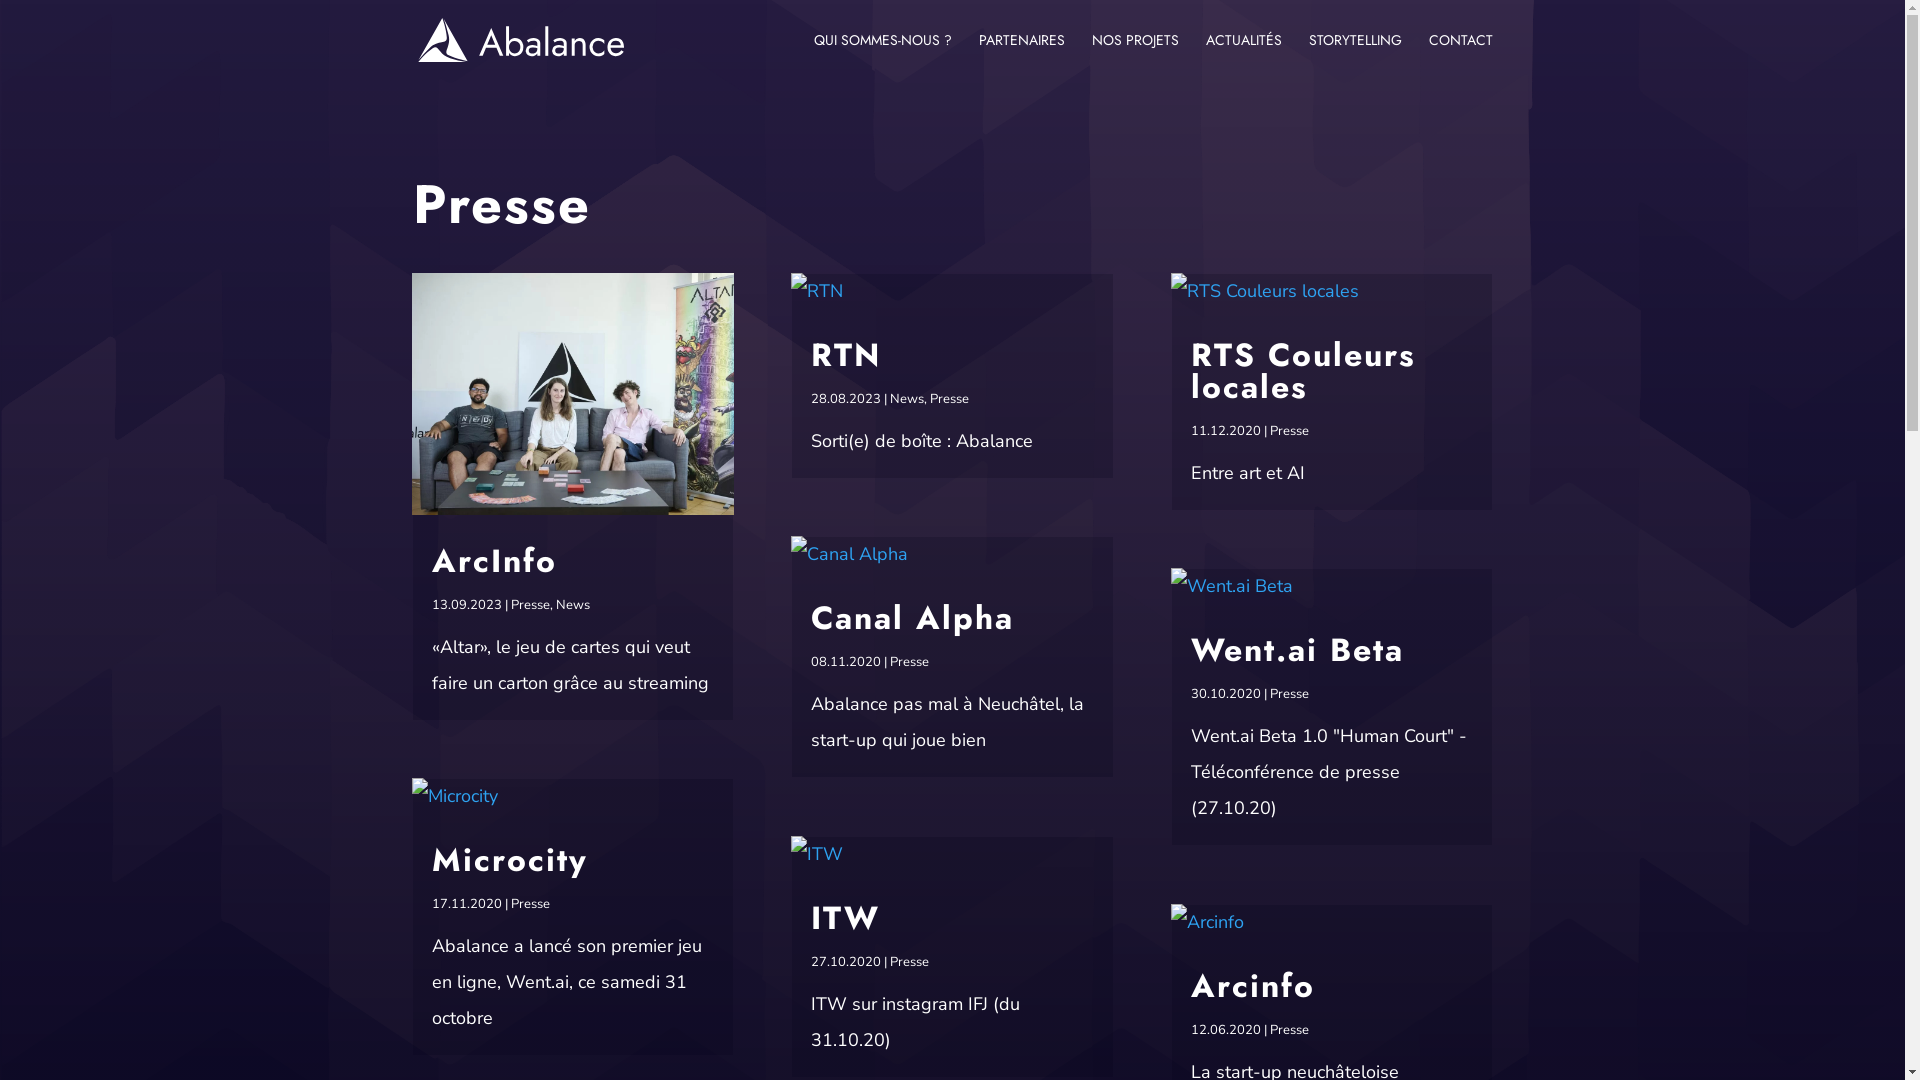  Describe the element at coordinates (948, 398) in the screenshot. I see `'Presse'` at that location.